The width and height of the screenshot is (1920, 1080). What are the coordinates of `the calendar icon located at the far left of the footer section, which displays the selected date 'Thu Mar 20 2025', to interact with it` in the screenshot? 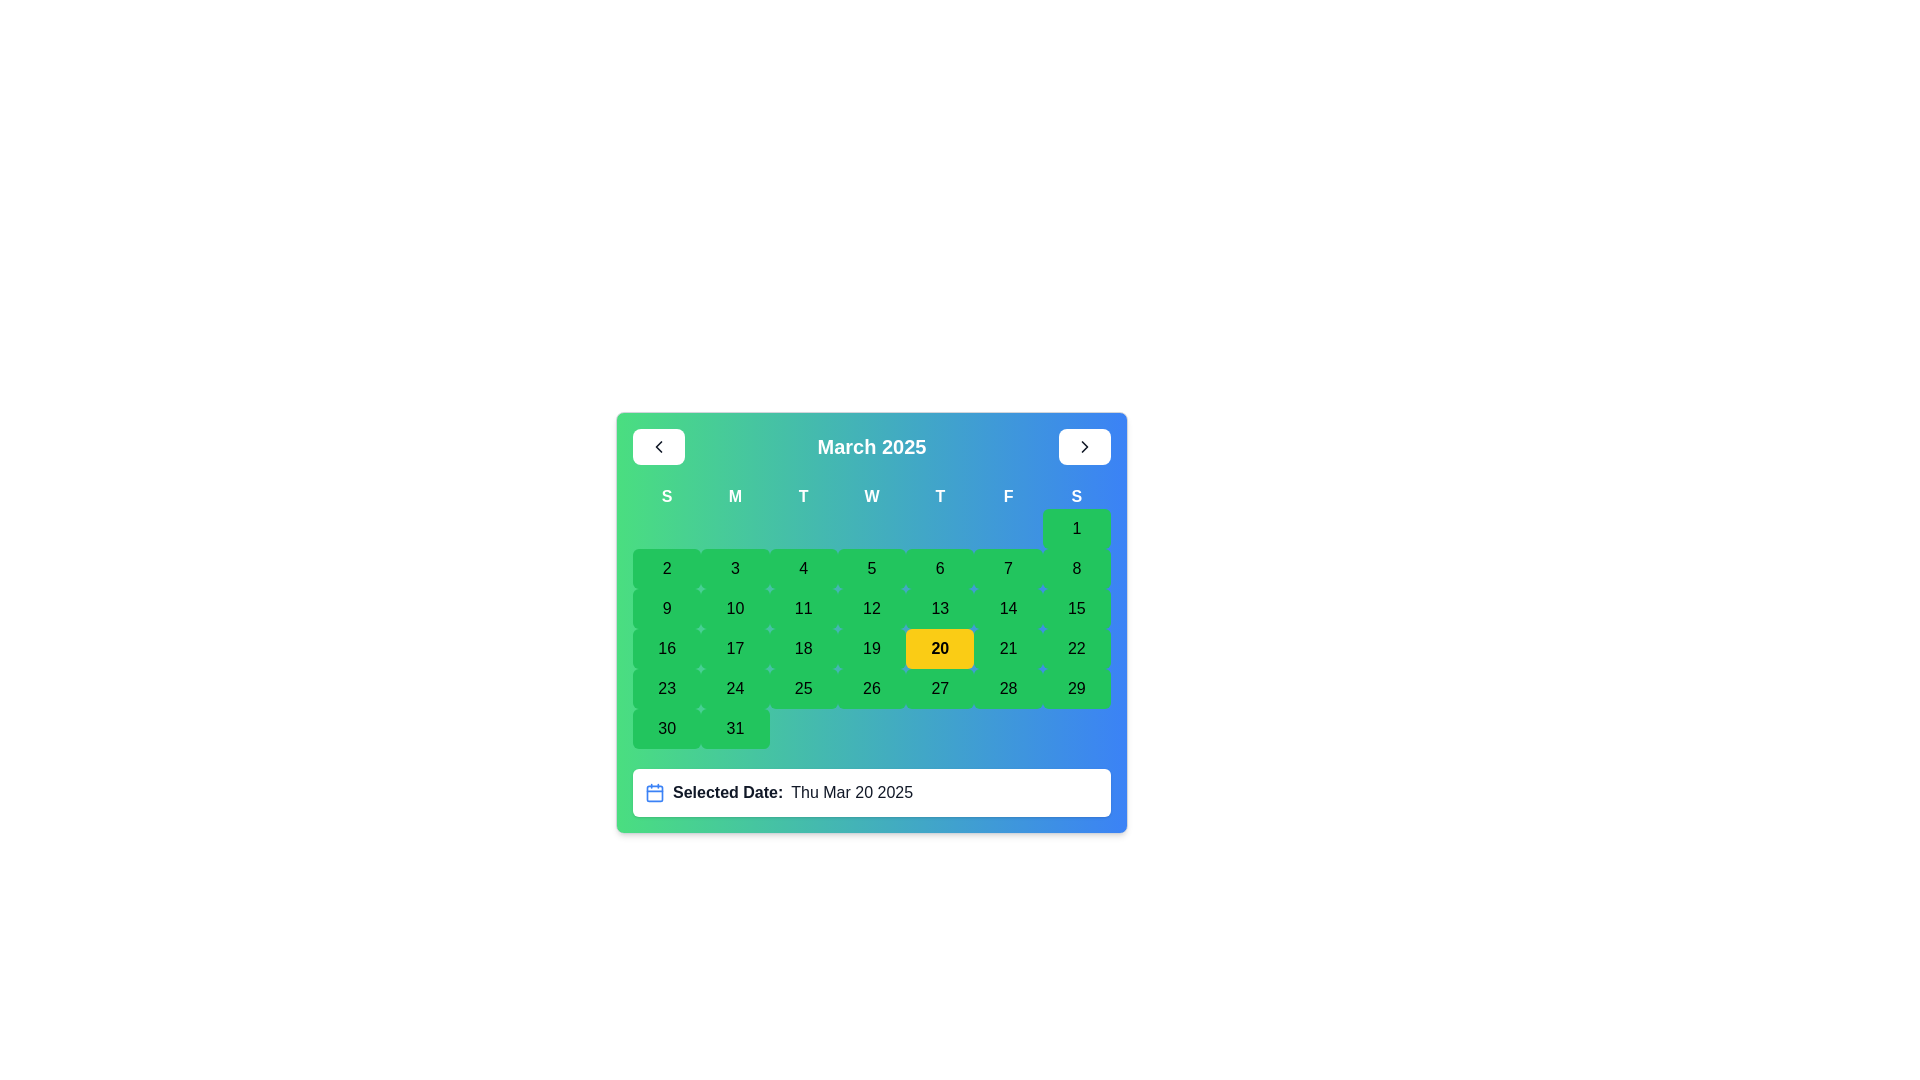 It's located at (654, 792).